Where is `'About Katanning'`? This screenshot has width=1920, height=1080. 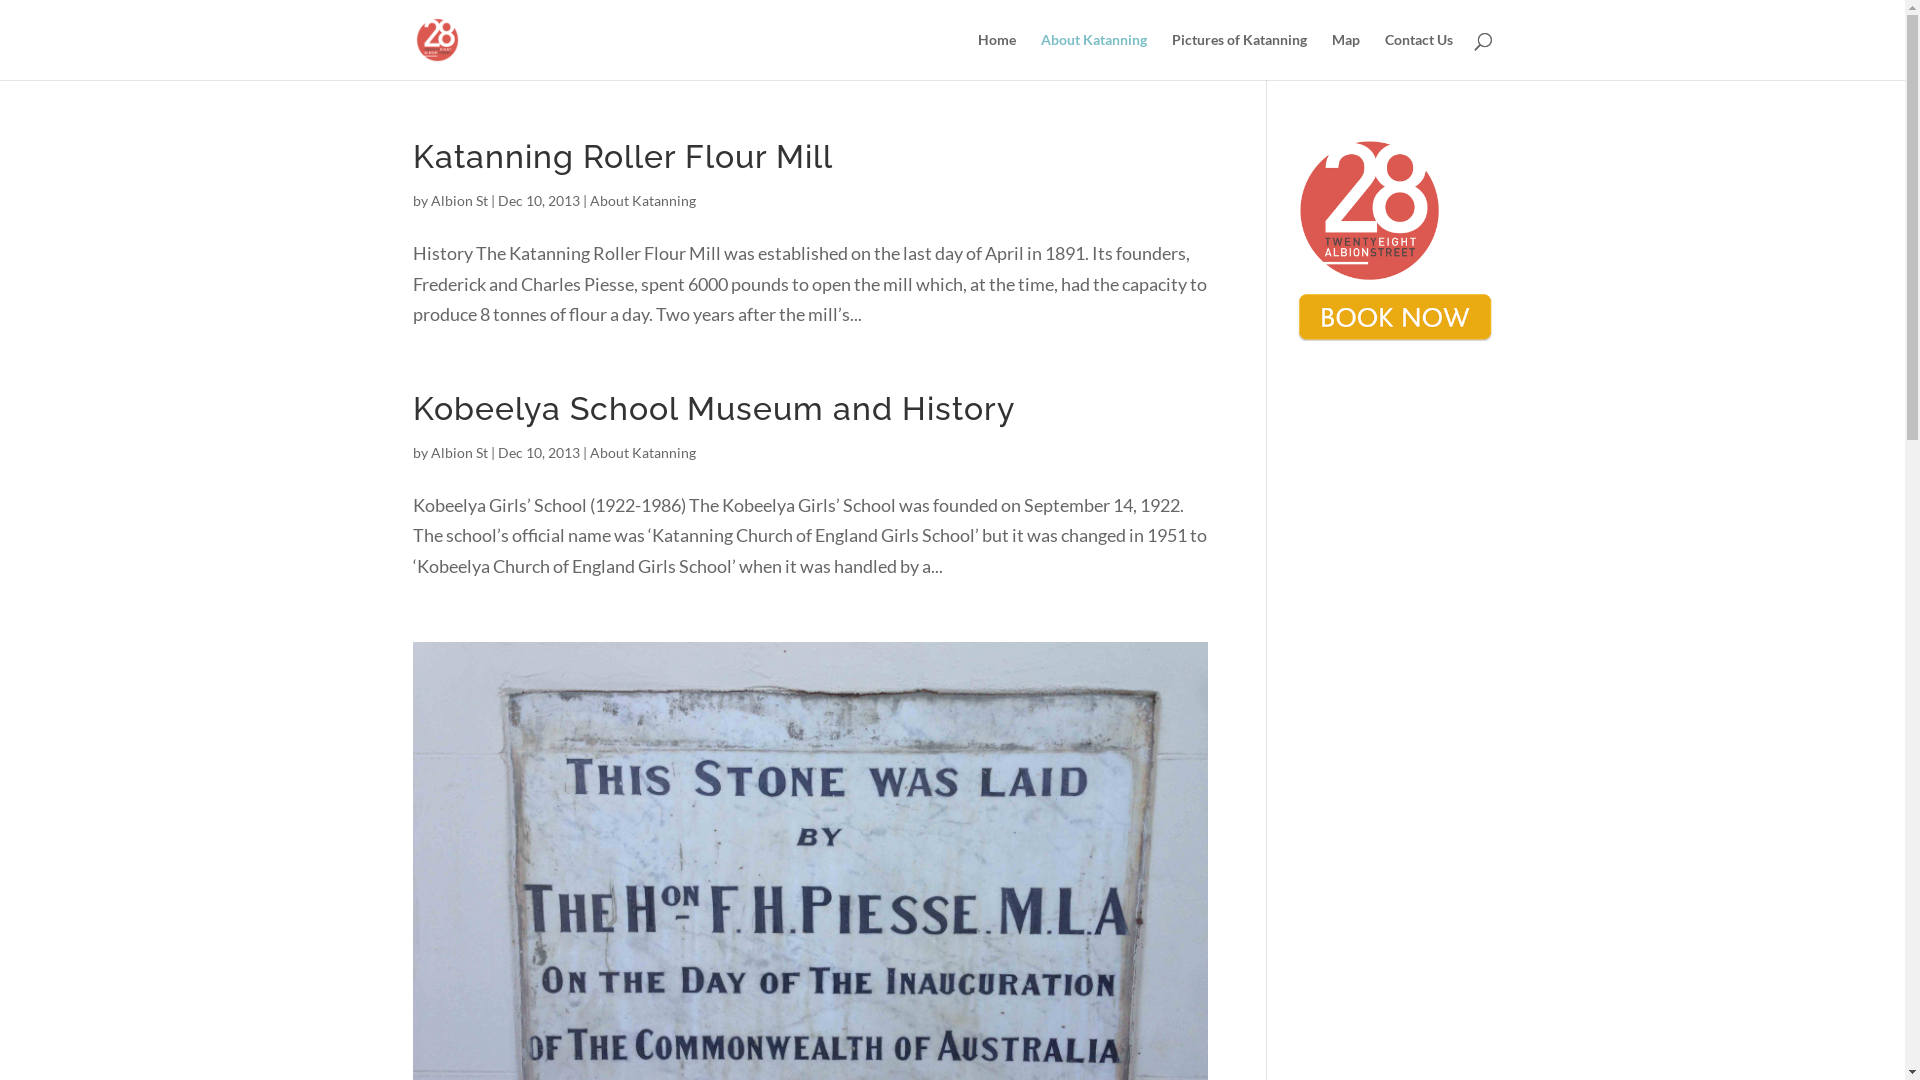
'About Katanning' is located at coordinates (1092, 55).